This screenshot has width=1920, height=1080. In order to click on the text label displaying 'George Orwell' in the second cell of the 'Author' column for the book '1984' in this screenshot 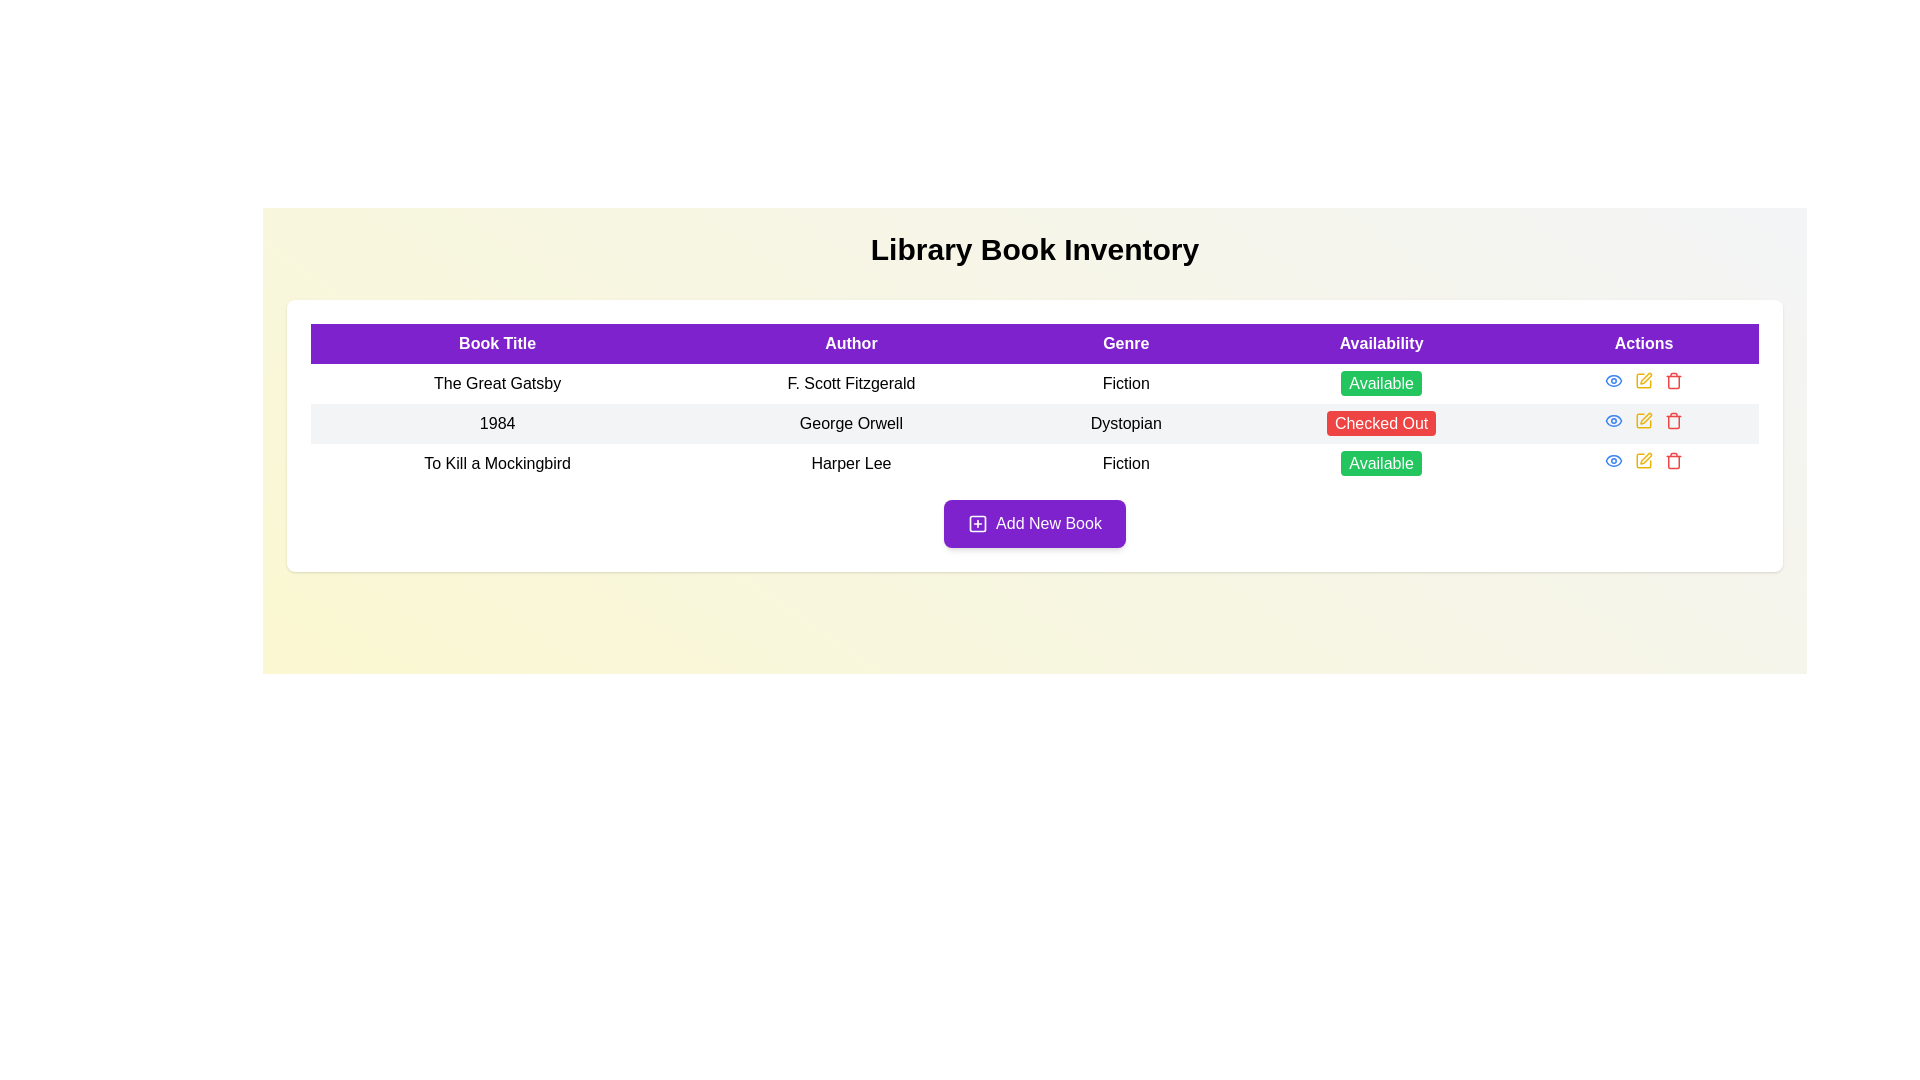, I will do `click(851, 423)`.